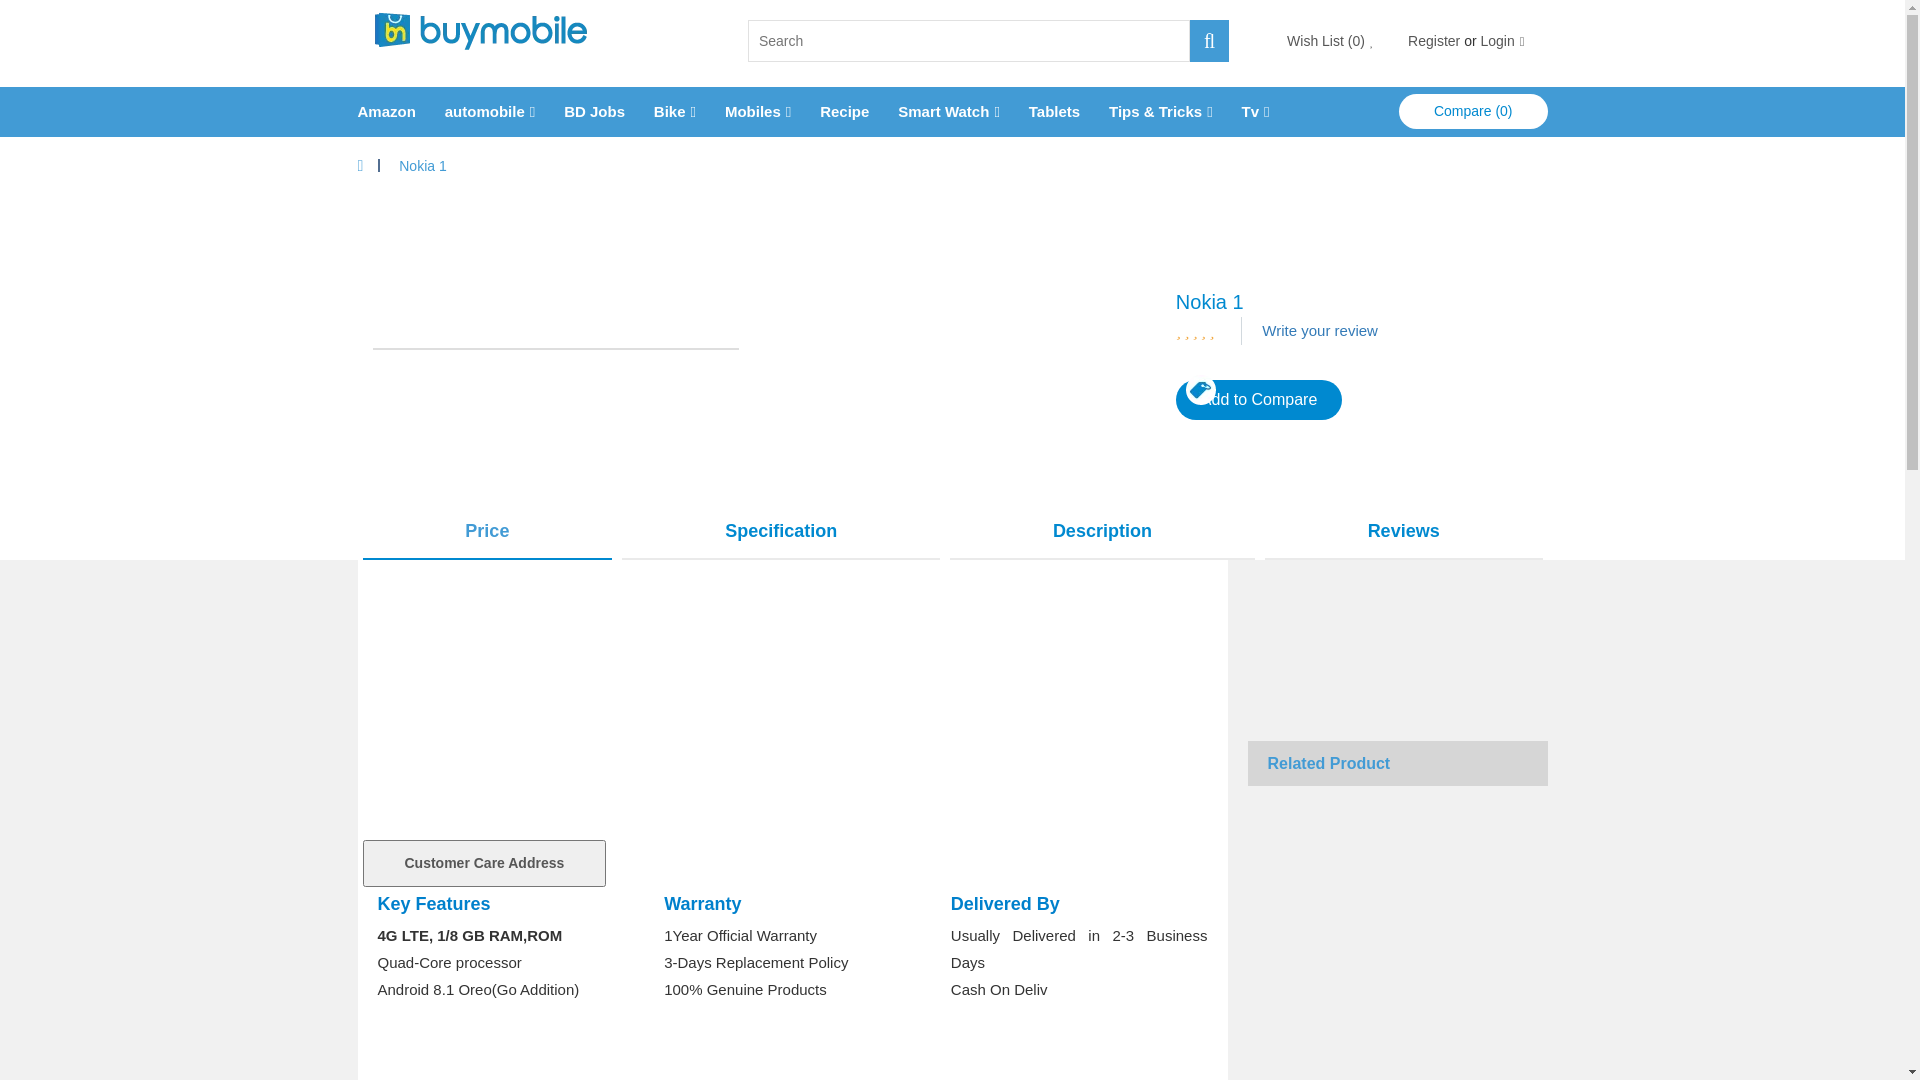  What do you see at coordinates (1479, 41) in the screenshot?
I see `'Login'` at bounding box center [1479, 41].